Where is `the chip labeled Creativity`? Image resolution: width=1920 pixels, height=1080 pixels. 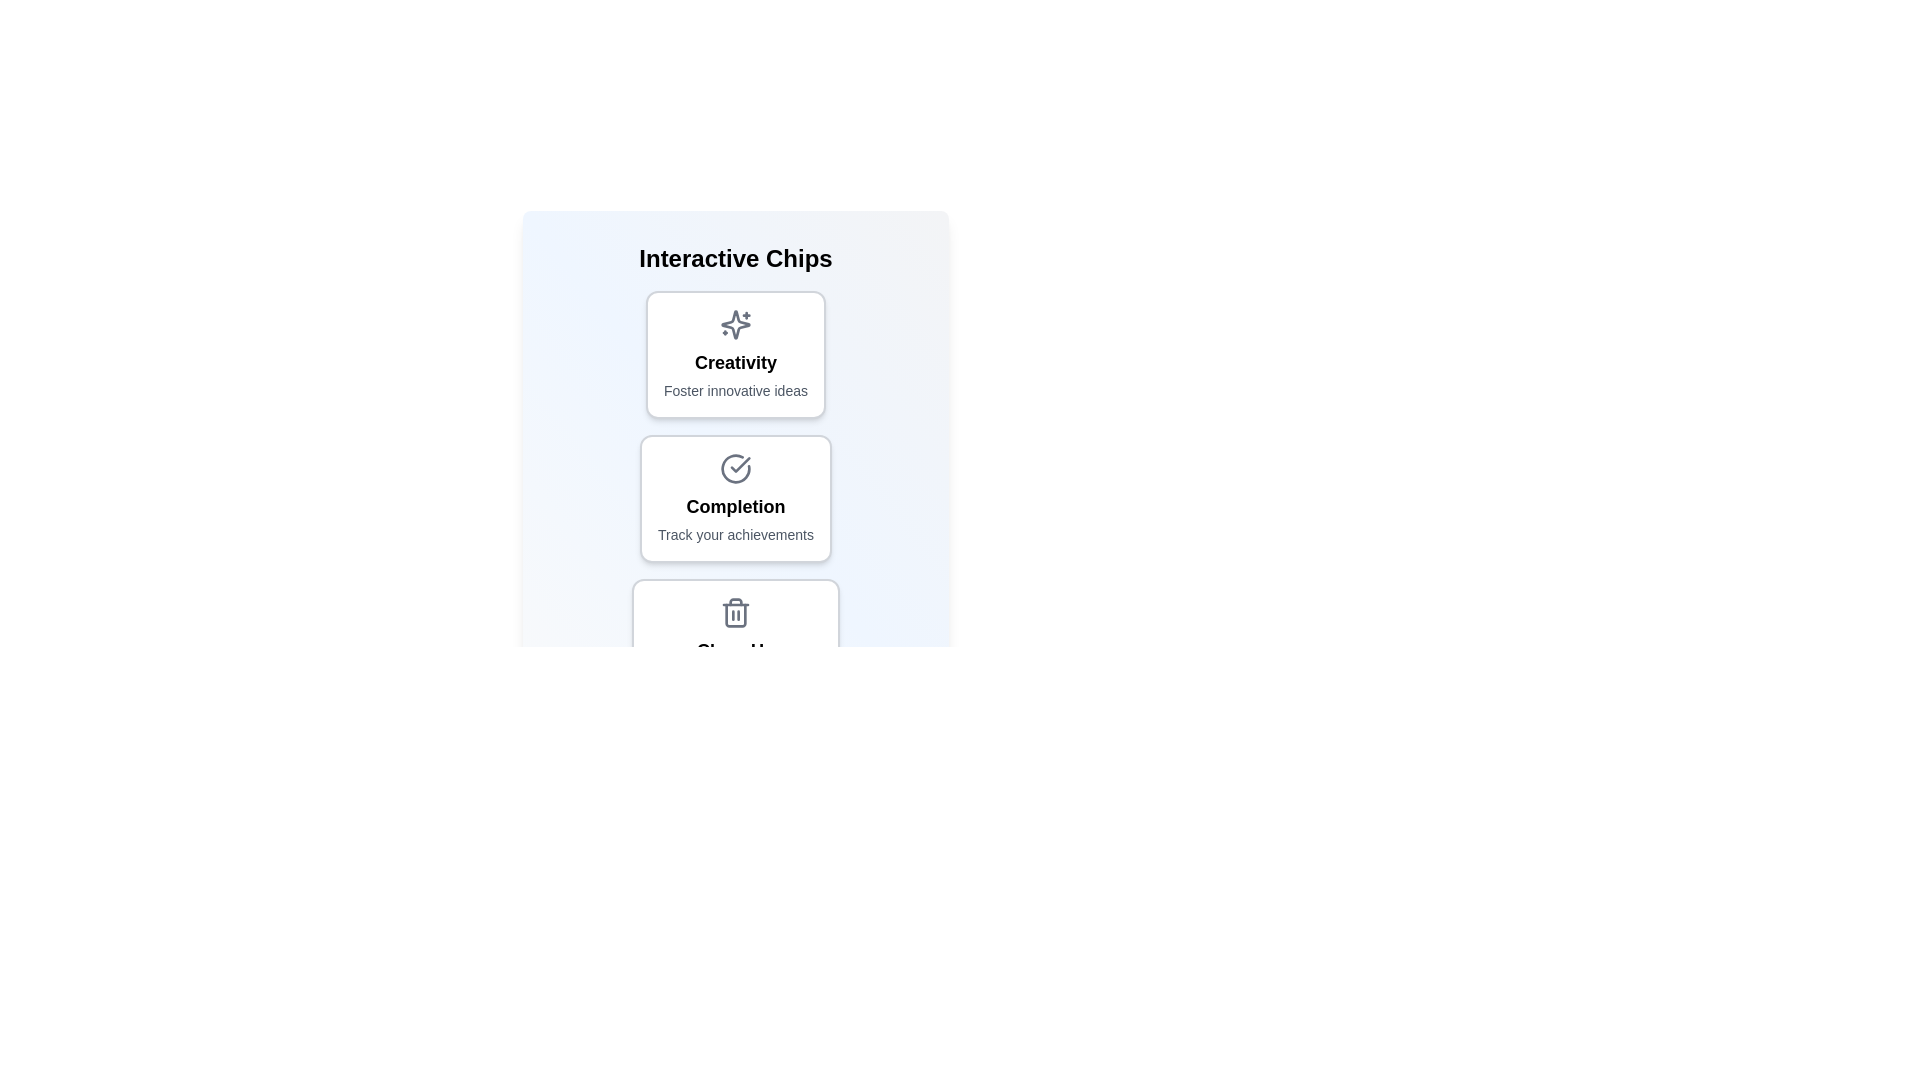 the chip labeled Creativity is located at coordinates (734, 353).